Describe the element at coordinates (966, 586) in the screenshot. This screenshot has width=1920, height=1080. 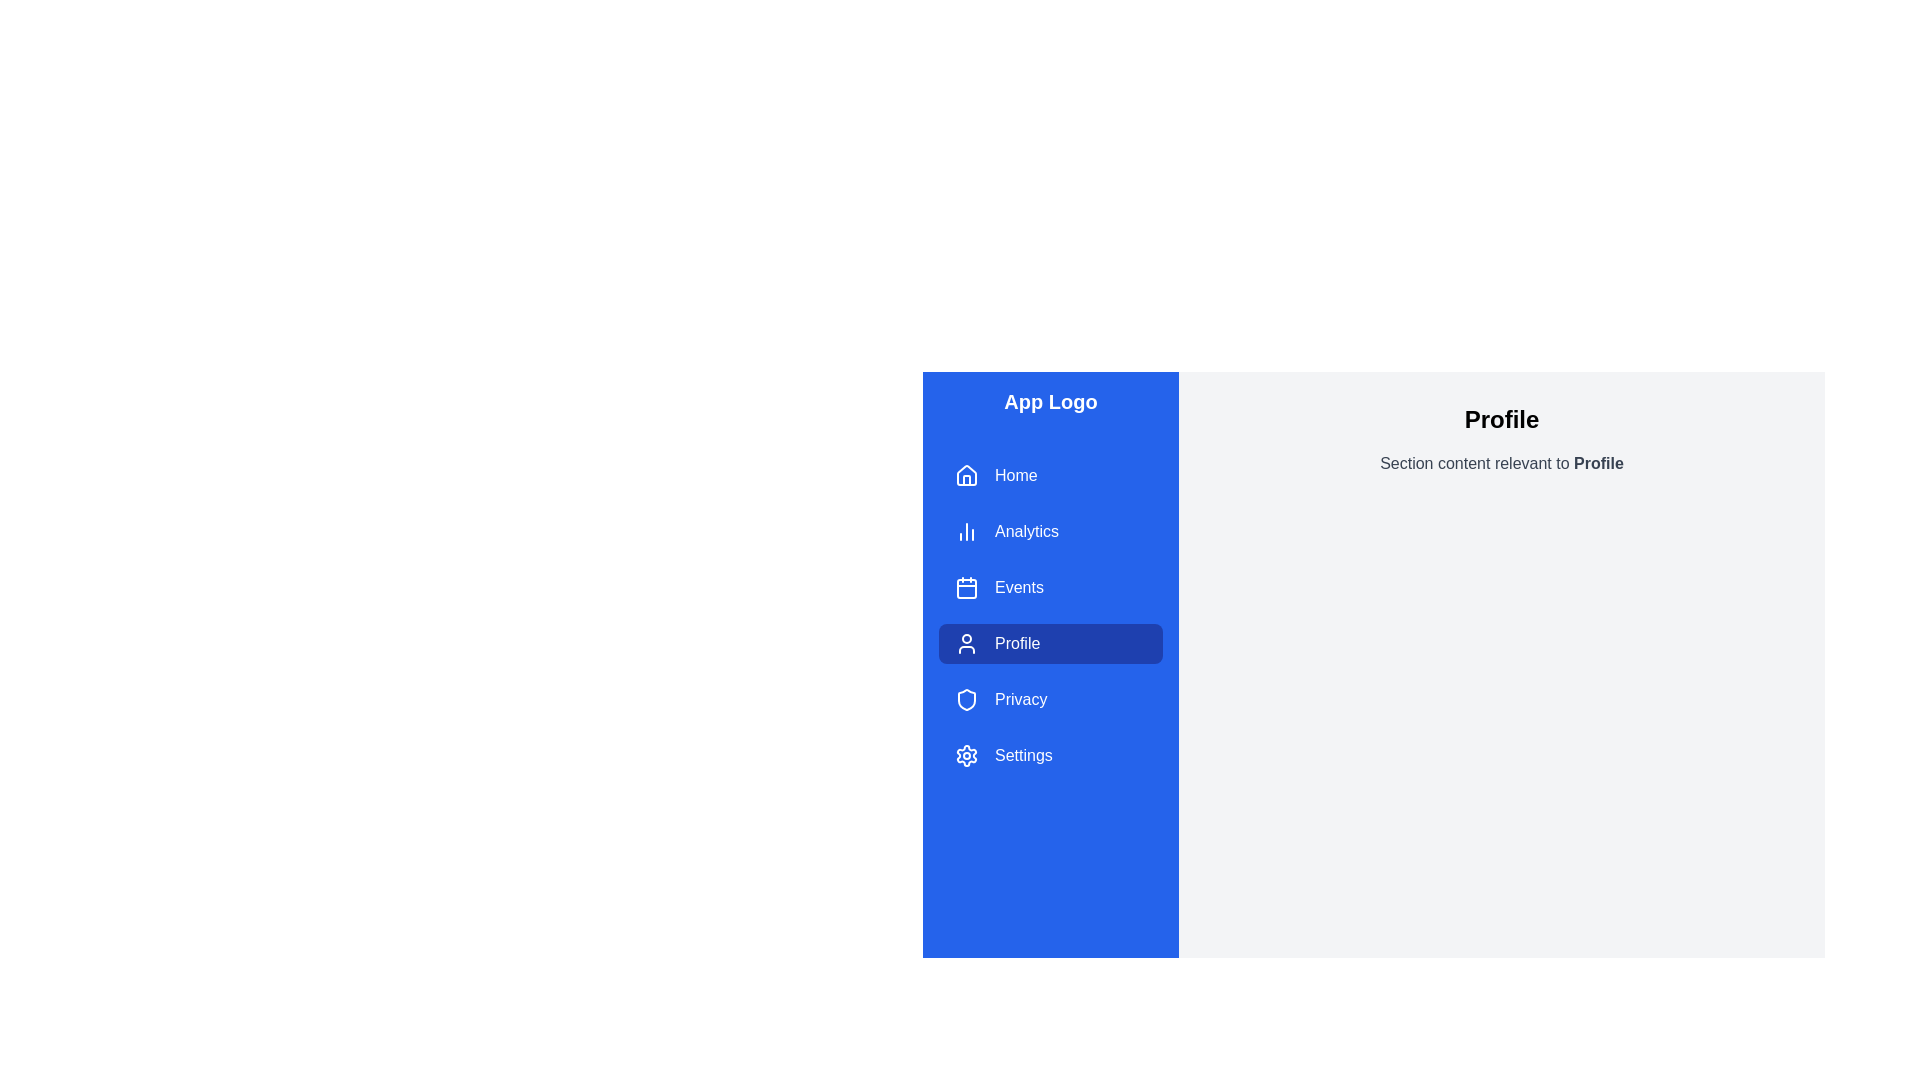
I see `the calendar icon located in the navigation sidebar beside the text 'Events'` at that location.